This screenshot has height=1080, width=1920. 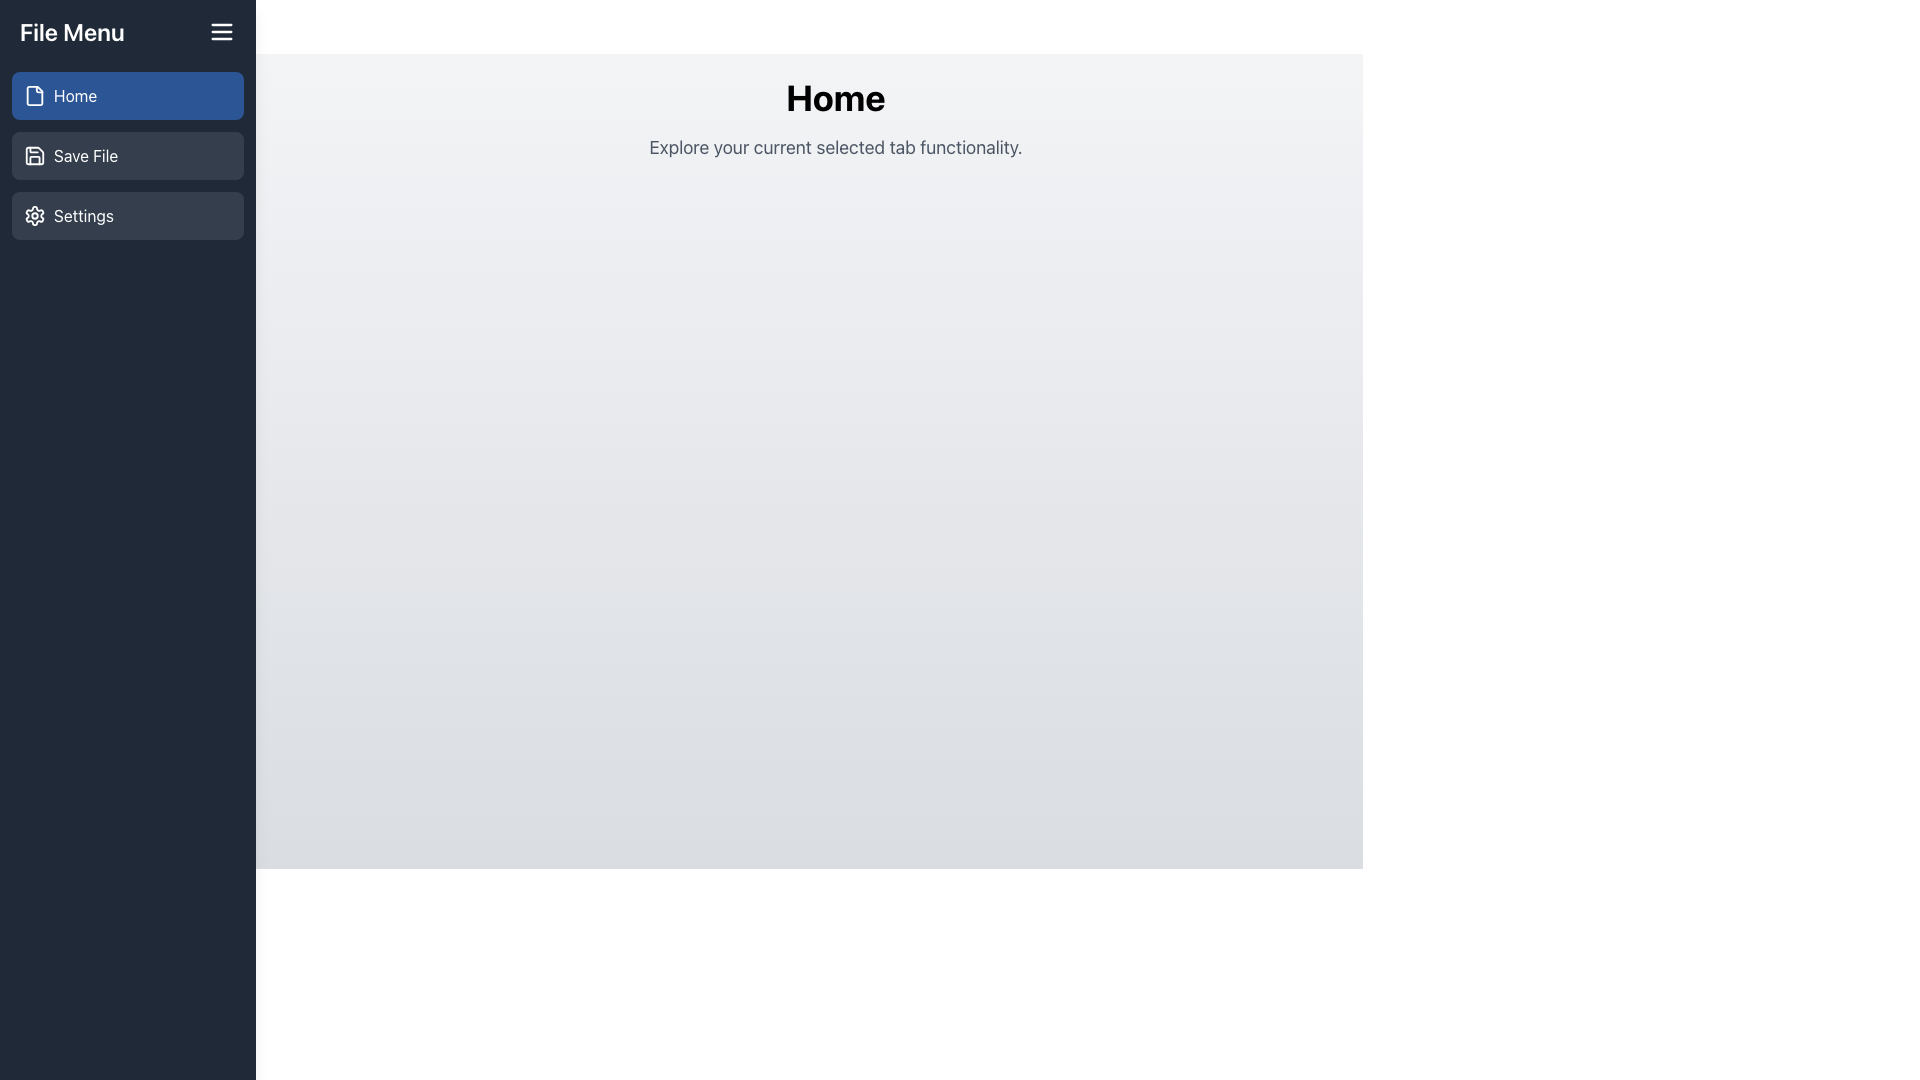 I want to click on the navigation menu toggle button, so click(x=221, y=31).